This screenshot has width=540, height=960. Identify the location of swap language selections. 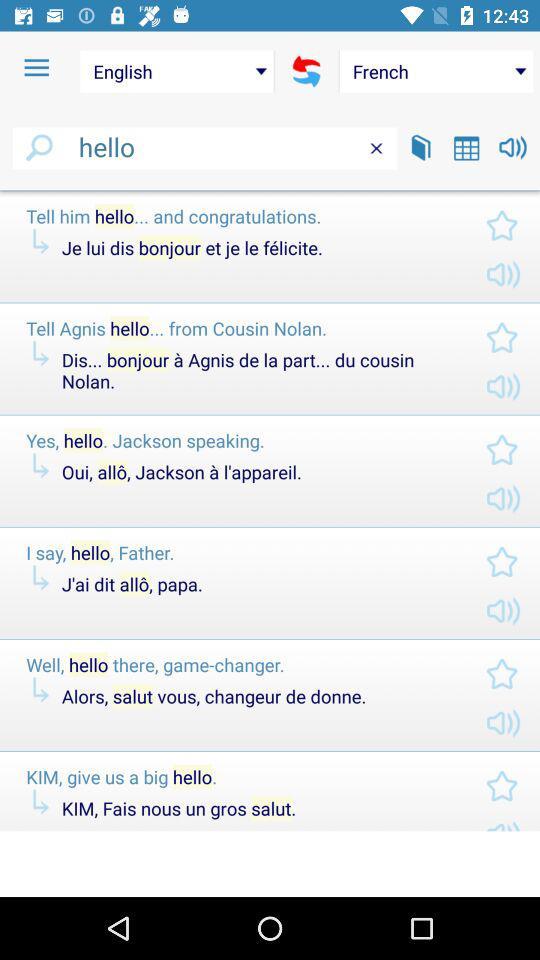
(306, 71).